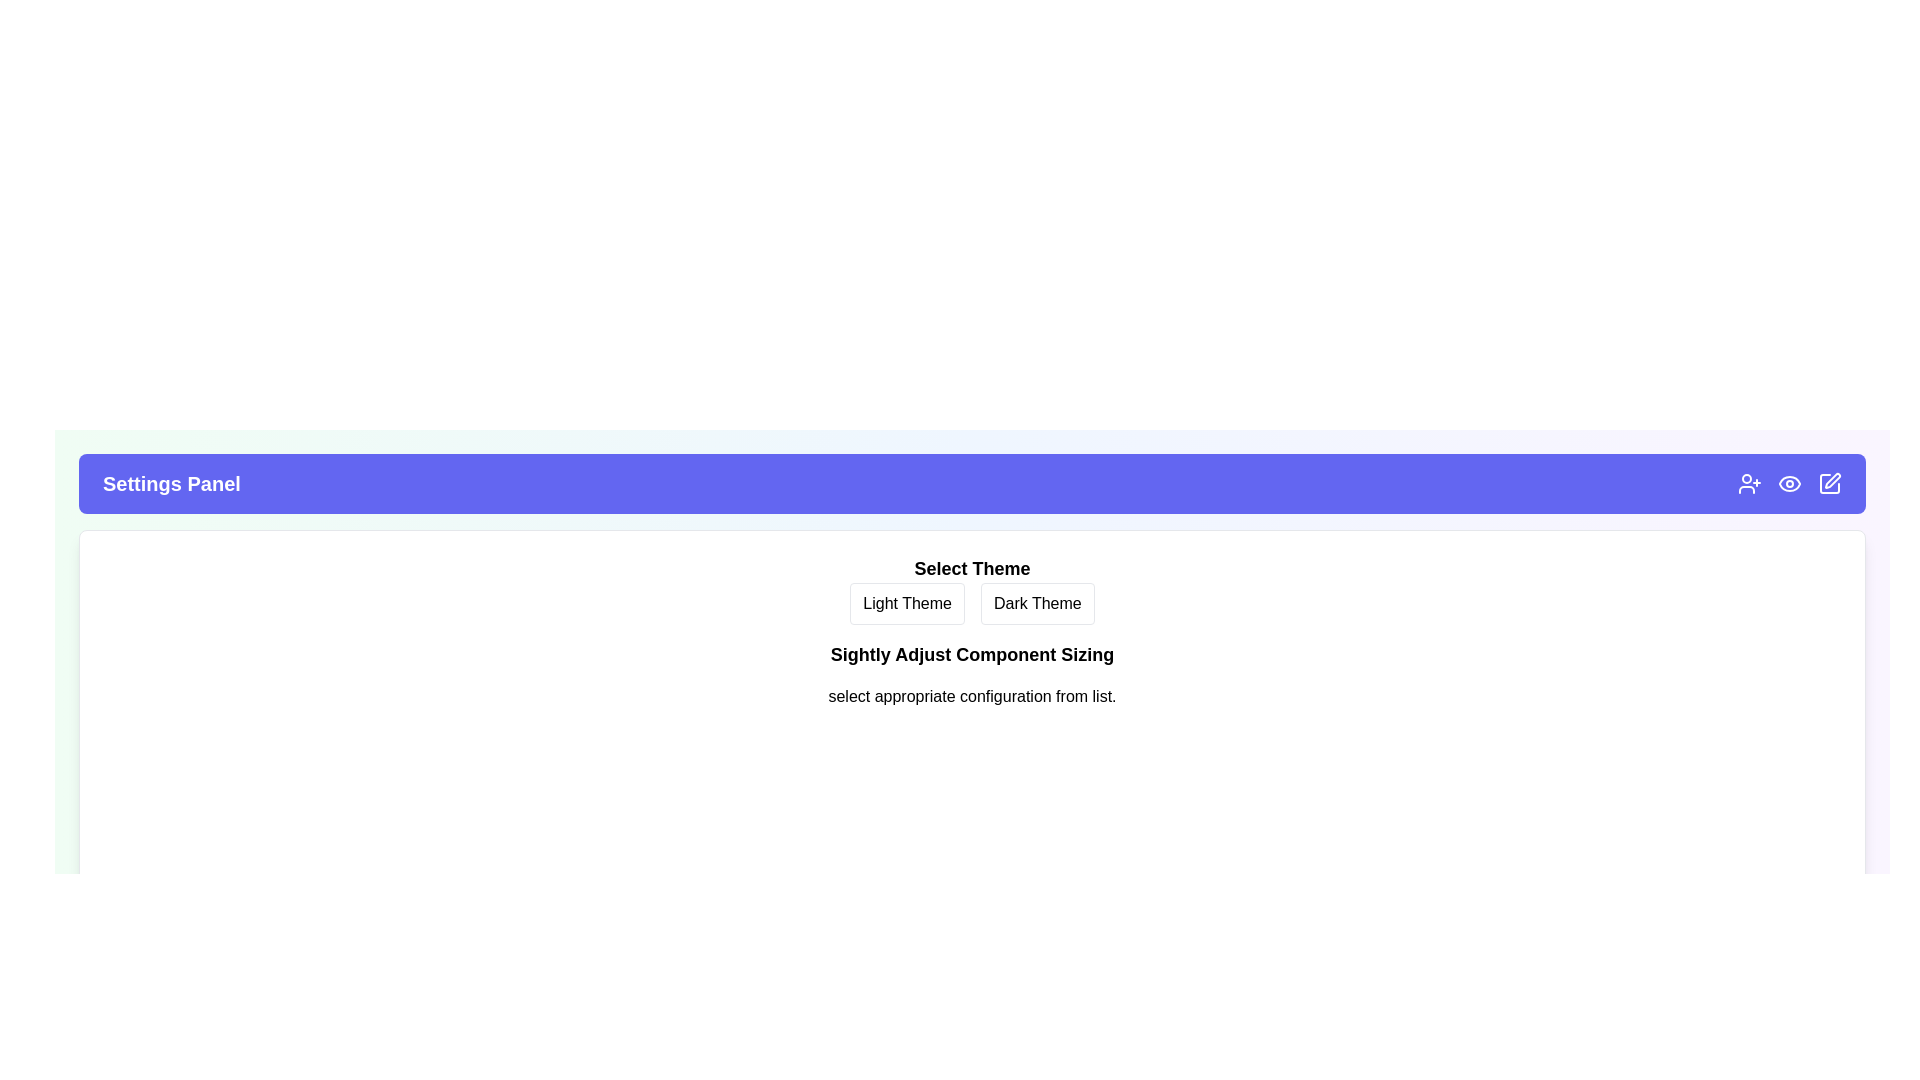  What do you see at coordinates (1037, 603) in the screenshot?
I see `the dark mode button located in the 'Select Theme' area` at bounding box center [1037, 603].